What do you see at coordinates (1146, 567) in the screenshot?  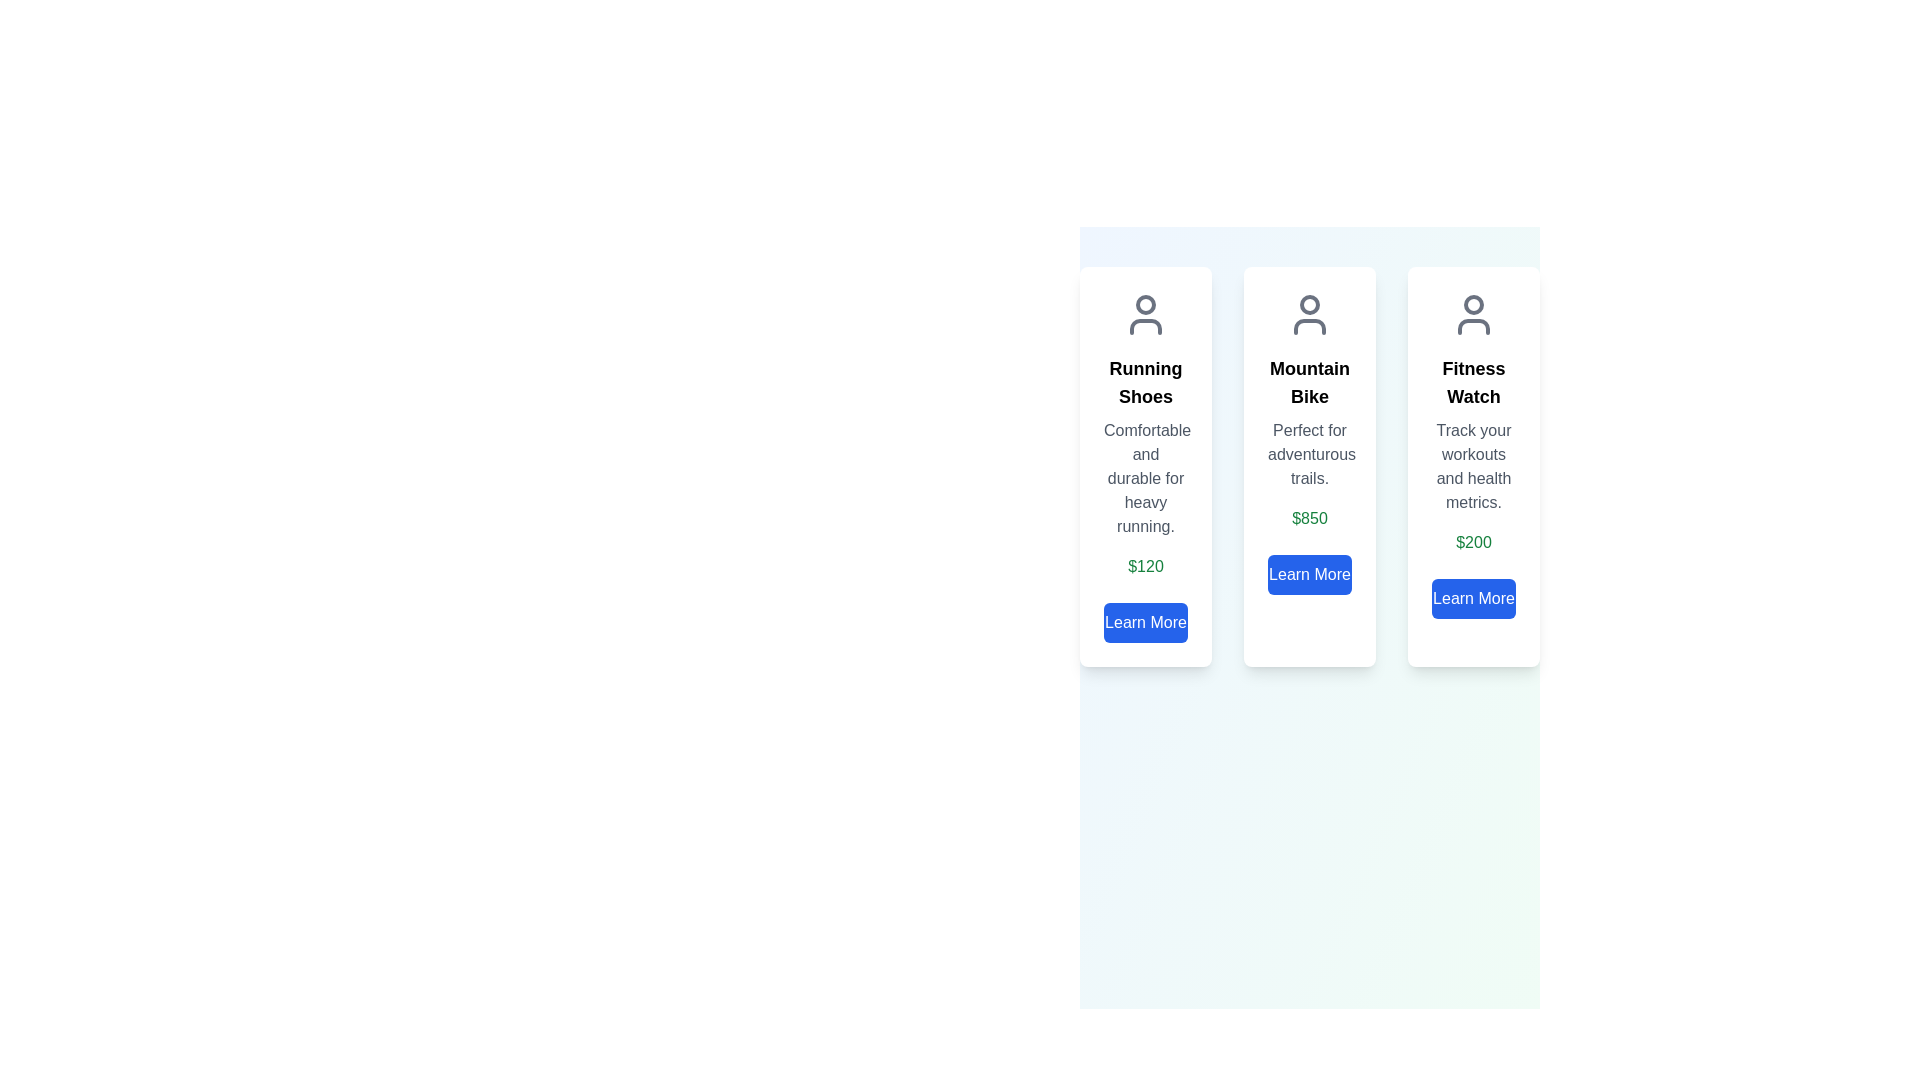 I see `the Text label displaying the price ($120) of the associated product, located below the description text and above the 'Learn More' button in the 'Running Shoes' product card` at bounding box center [1146, 567].